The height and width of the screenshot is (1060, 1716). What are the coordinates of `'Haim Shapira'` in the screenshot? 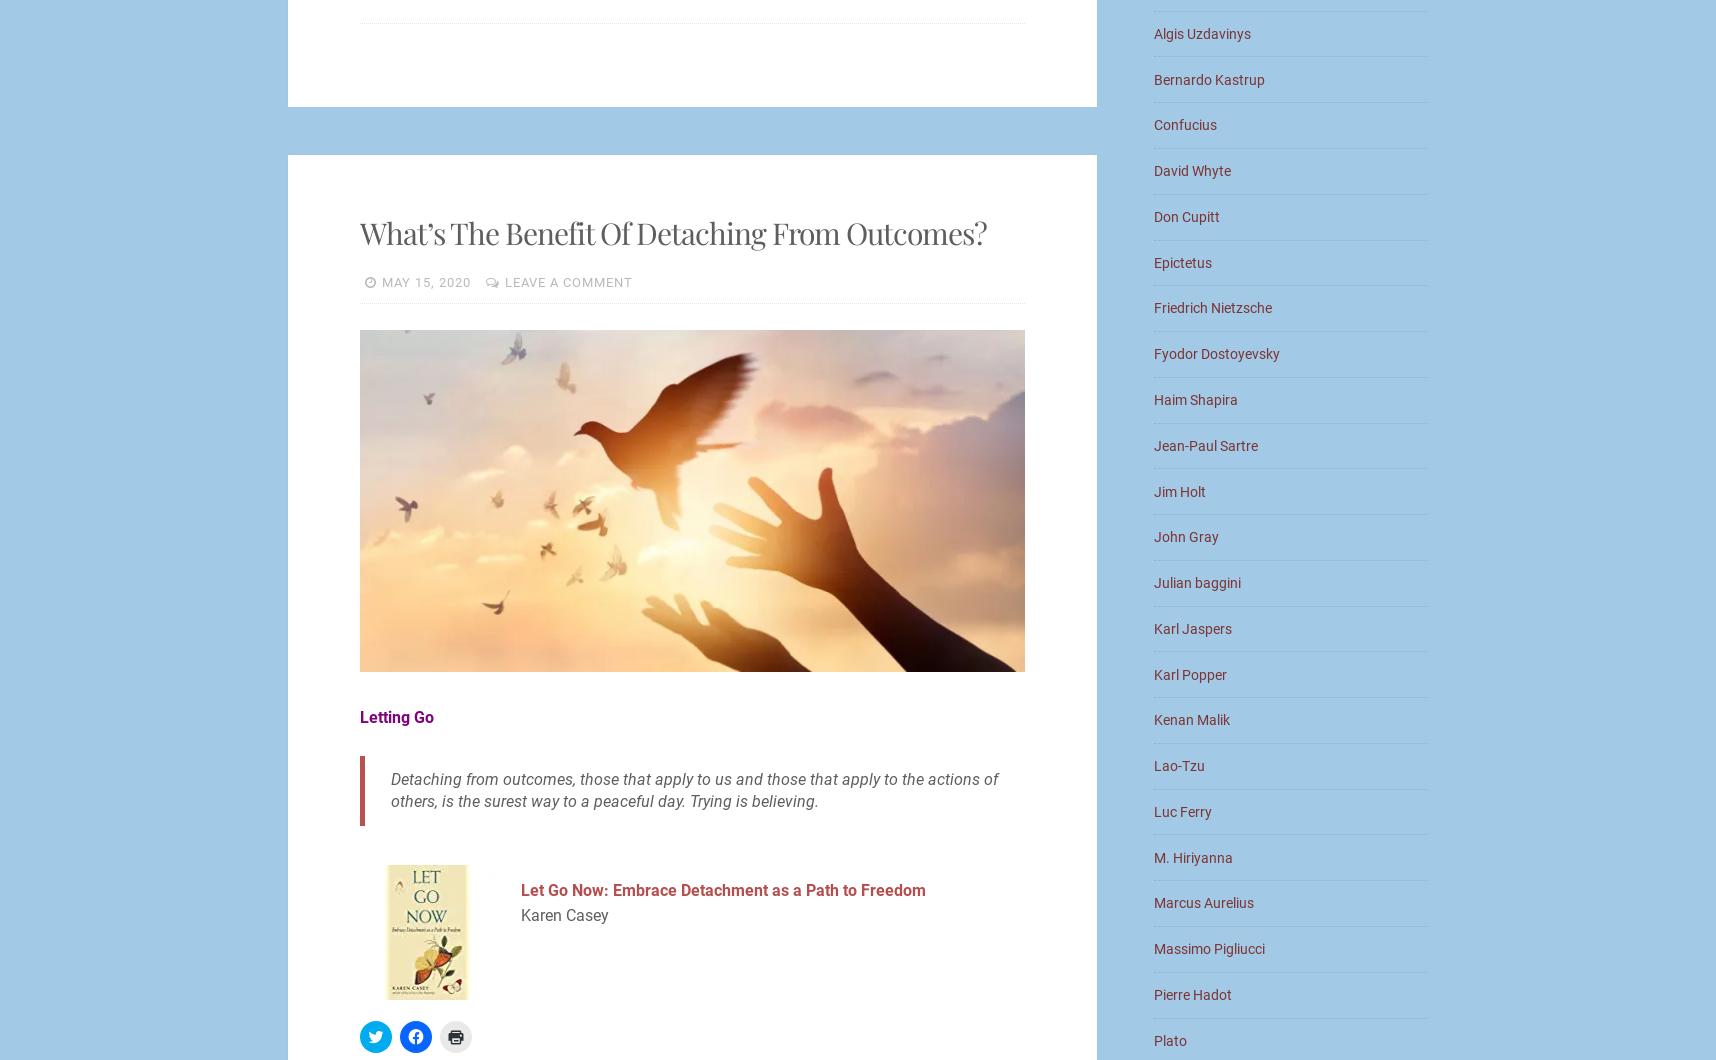 It's located at (1196, 399).